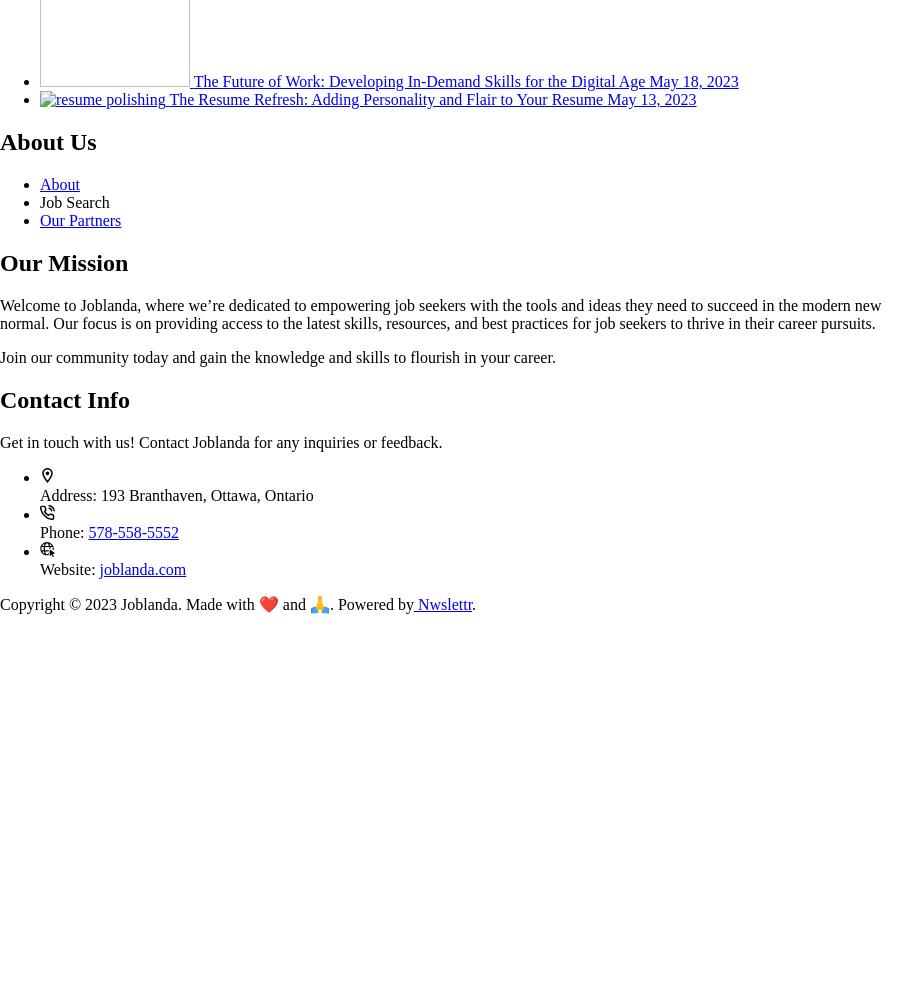 The width and height of the screenshot is (900, 1000). What do you see at coordinates (79, 219) in the screenshot?
I see `'Our Partners'` at bounding box center [79, 219].